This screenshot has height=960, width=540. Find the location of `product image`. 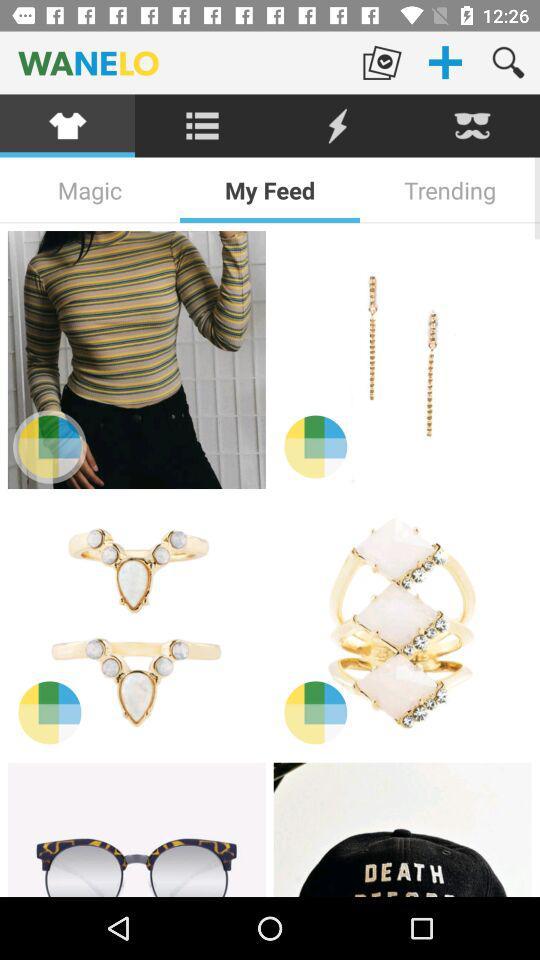

product image is located at coordinates (135, 360).